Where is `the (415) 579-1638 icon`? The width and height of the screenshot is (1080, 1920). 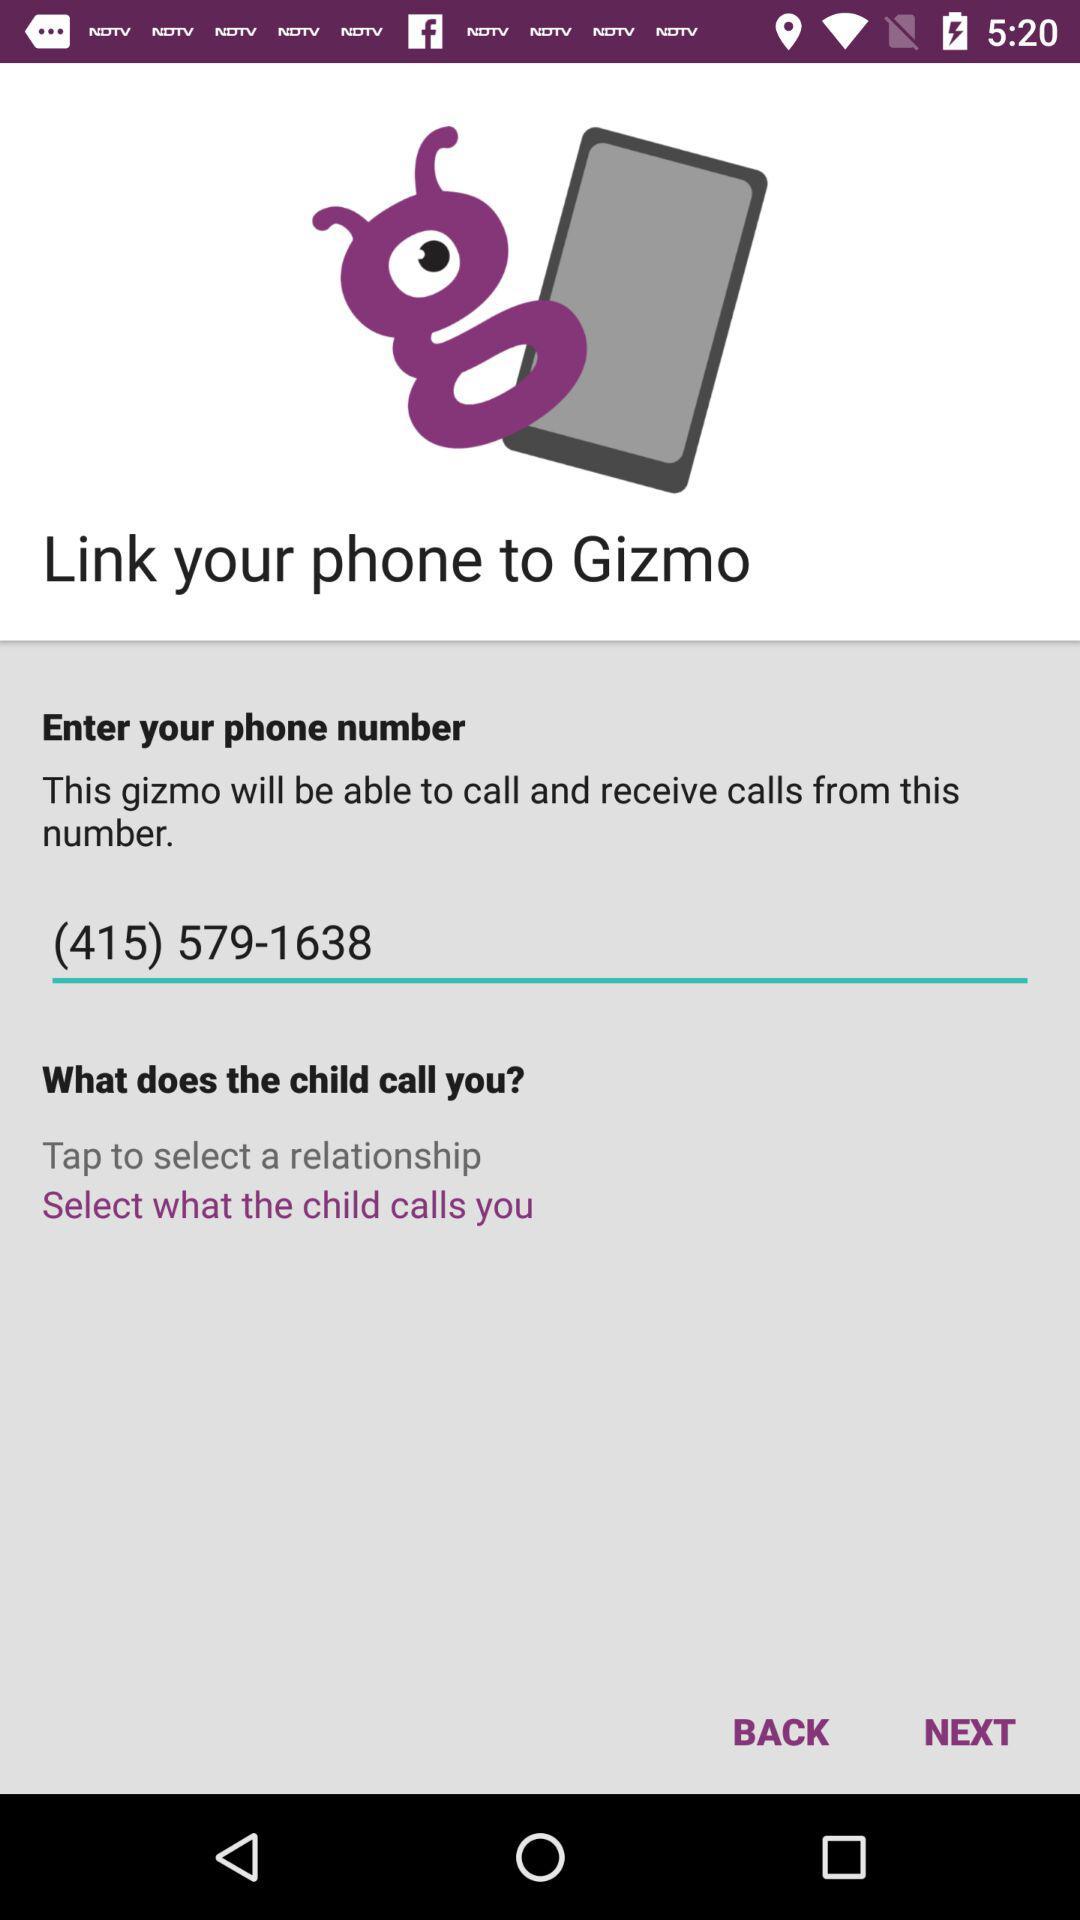 the (415) 579-1638 icon is located at coordinates (540, 940).